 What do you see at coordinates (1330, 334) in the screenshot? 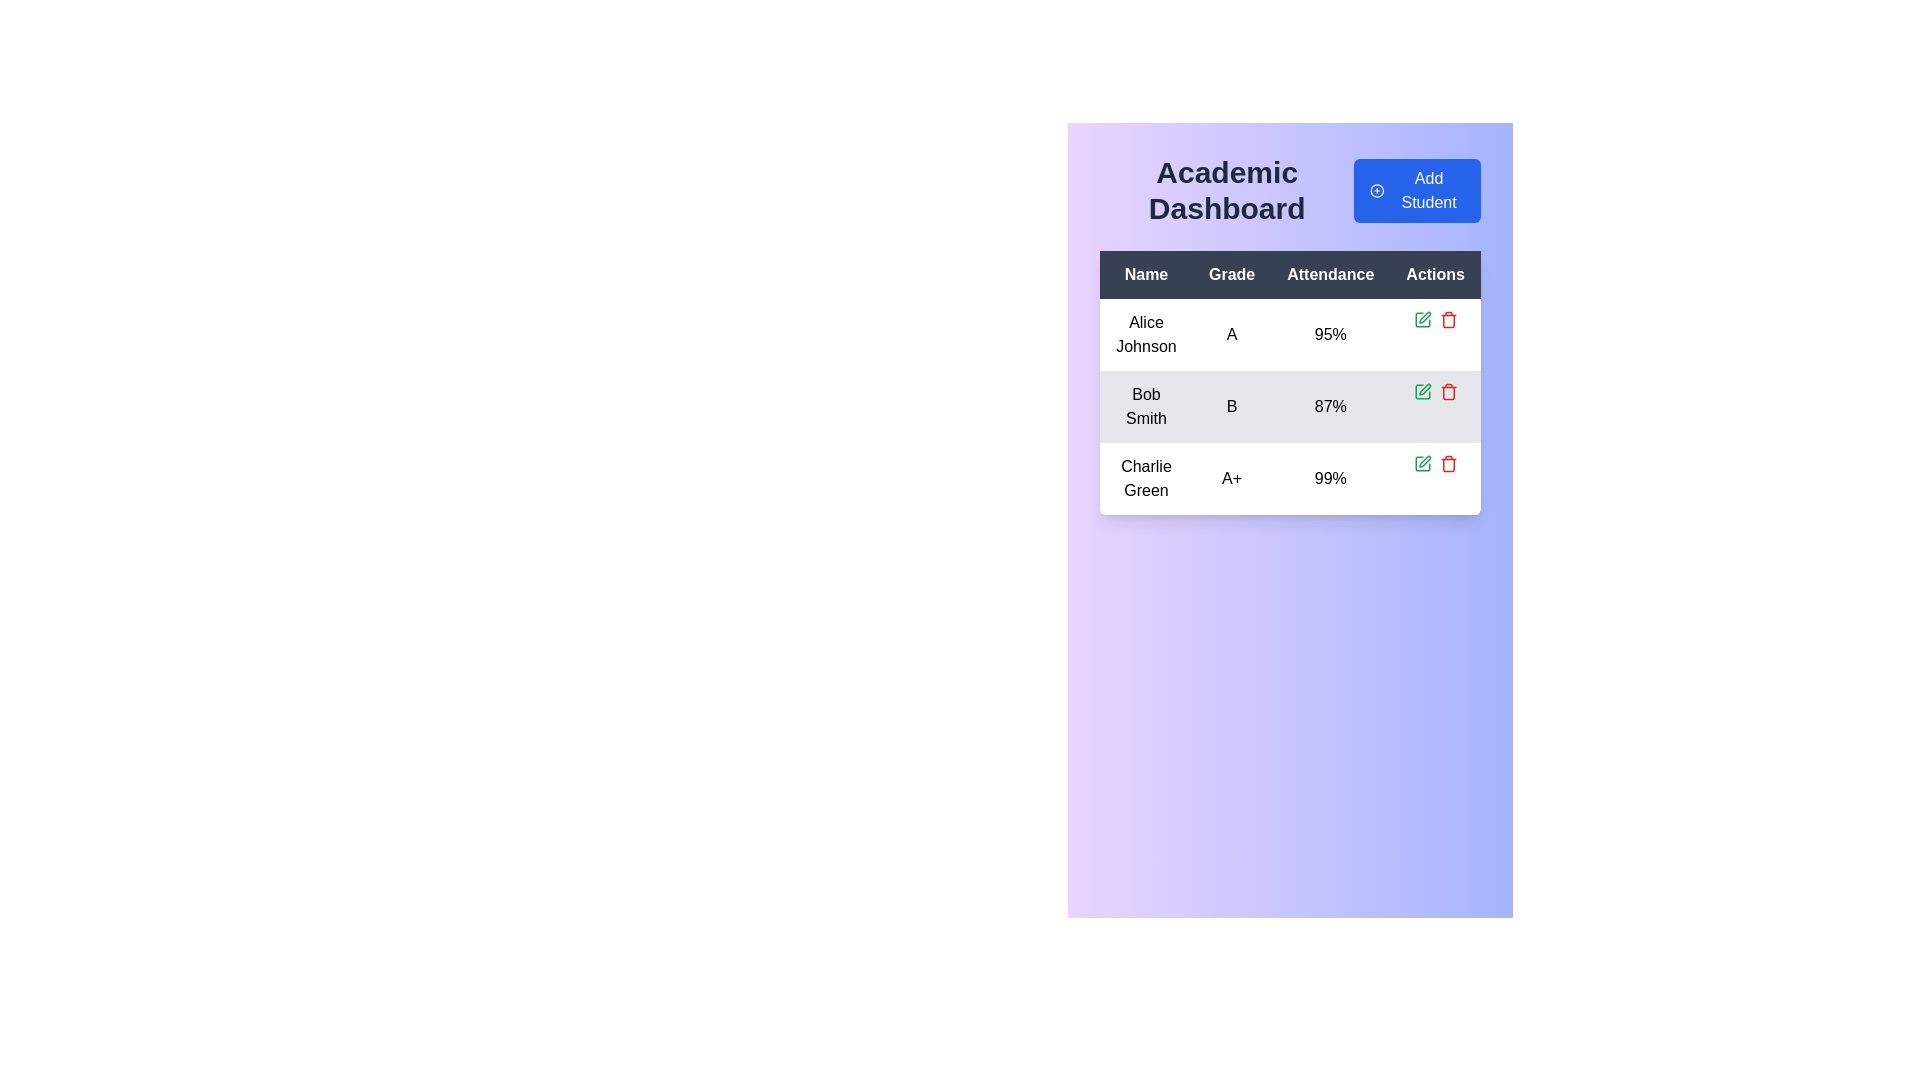
I see `the attendance percentage text label displaying information for the student 'Alice Johnson', located in the 'Attendance' column of the first row in the table` at bounding box center [1330, 334].